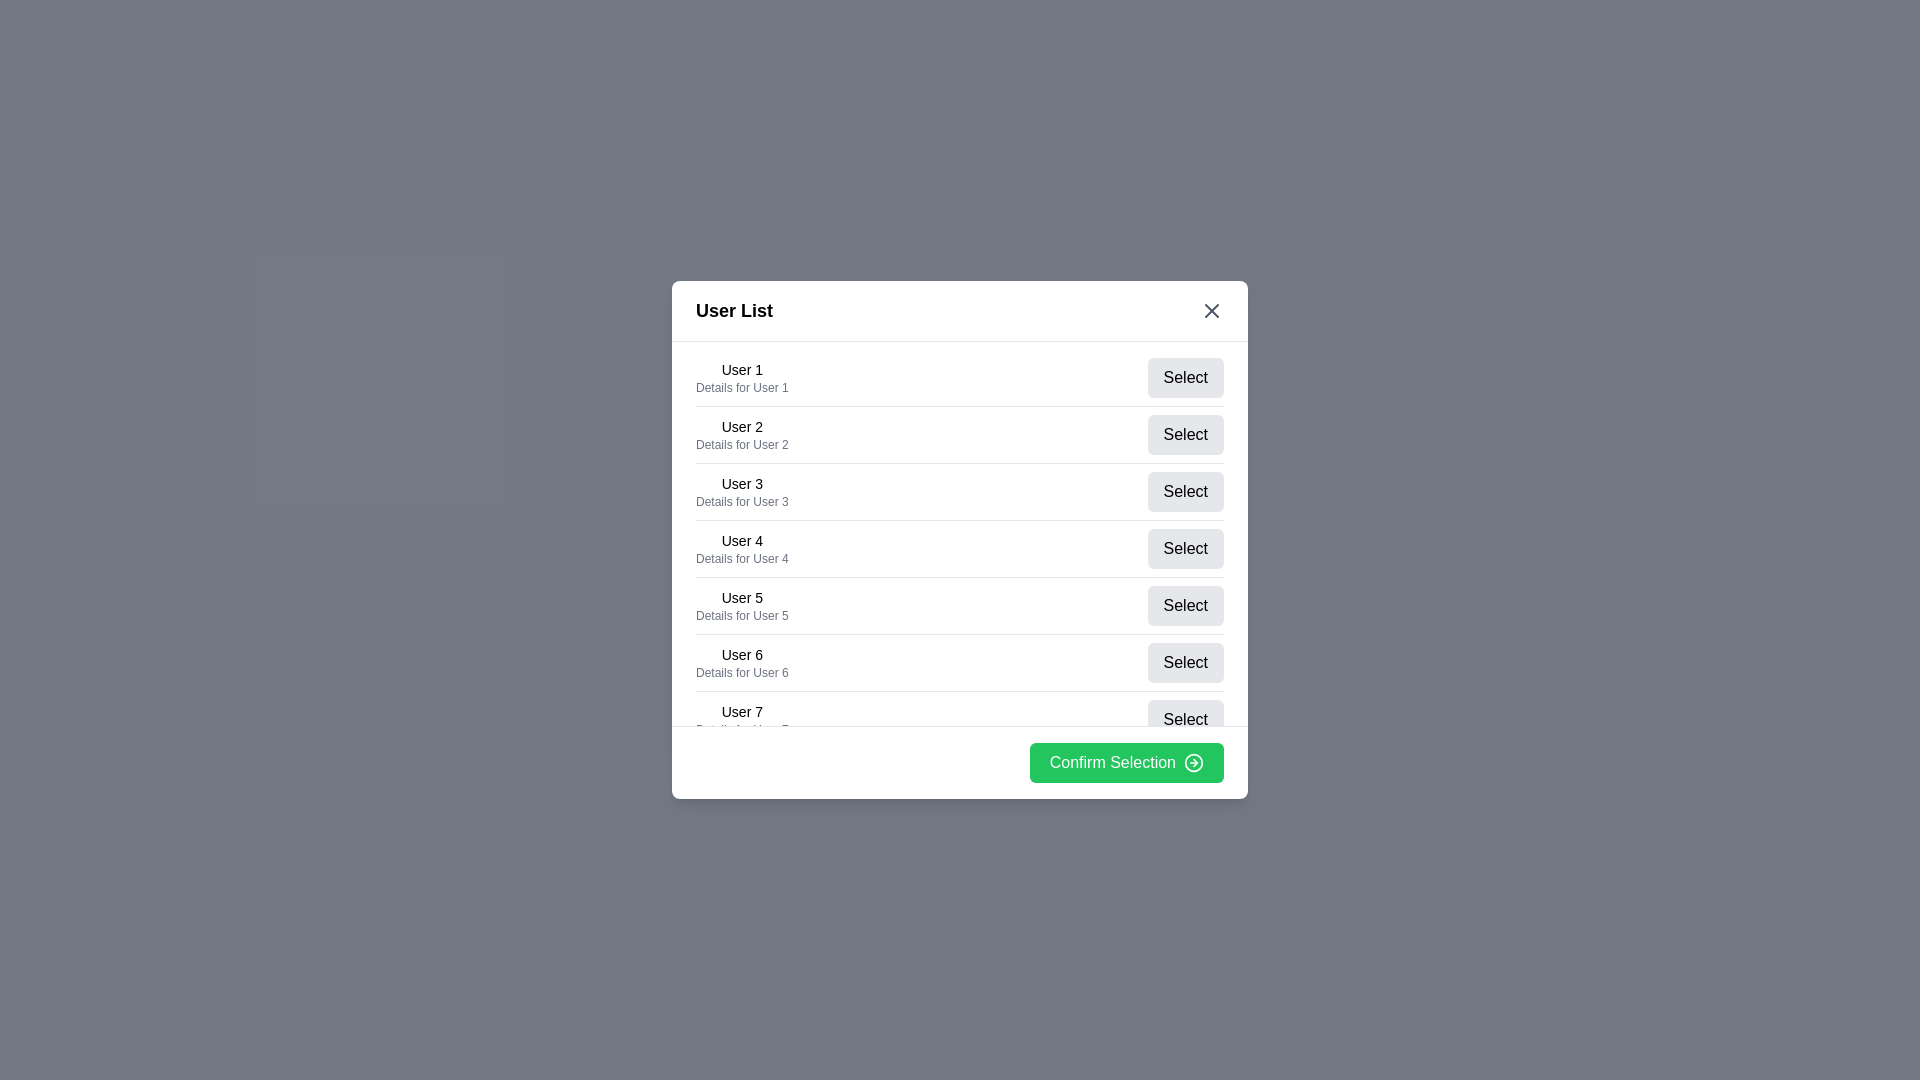  What do you see at coordinates (1185, 663) in the screenshot?
I see `'Select' button for user 6` at bounding box center [1185, 663].